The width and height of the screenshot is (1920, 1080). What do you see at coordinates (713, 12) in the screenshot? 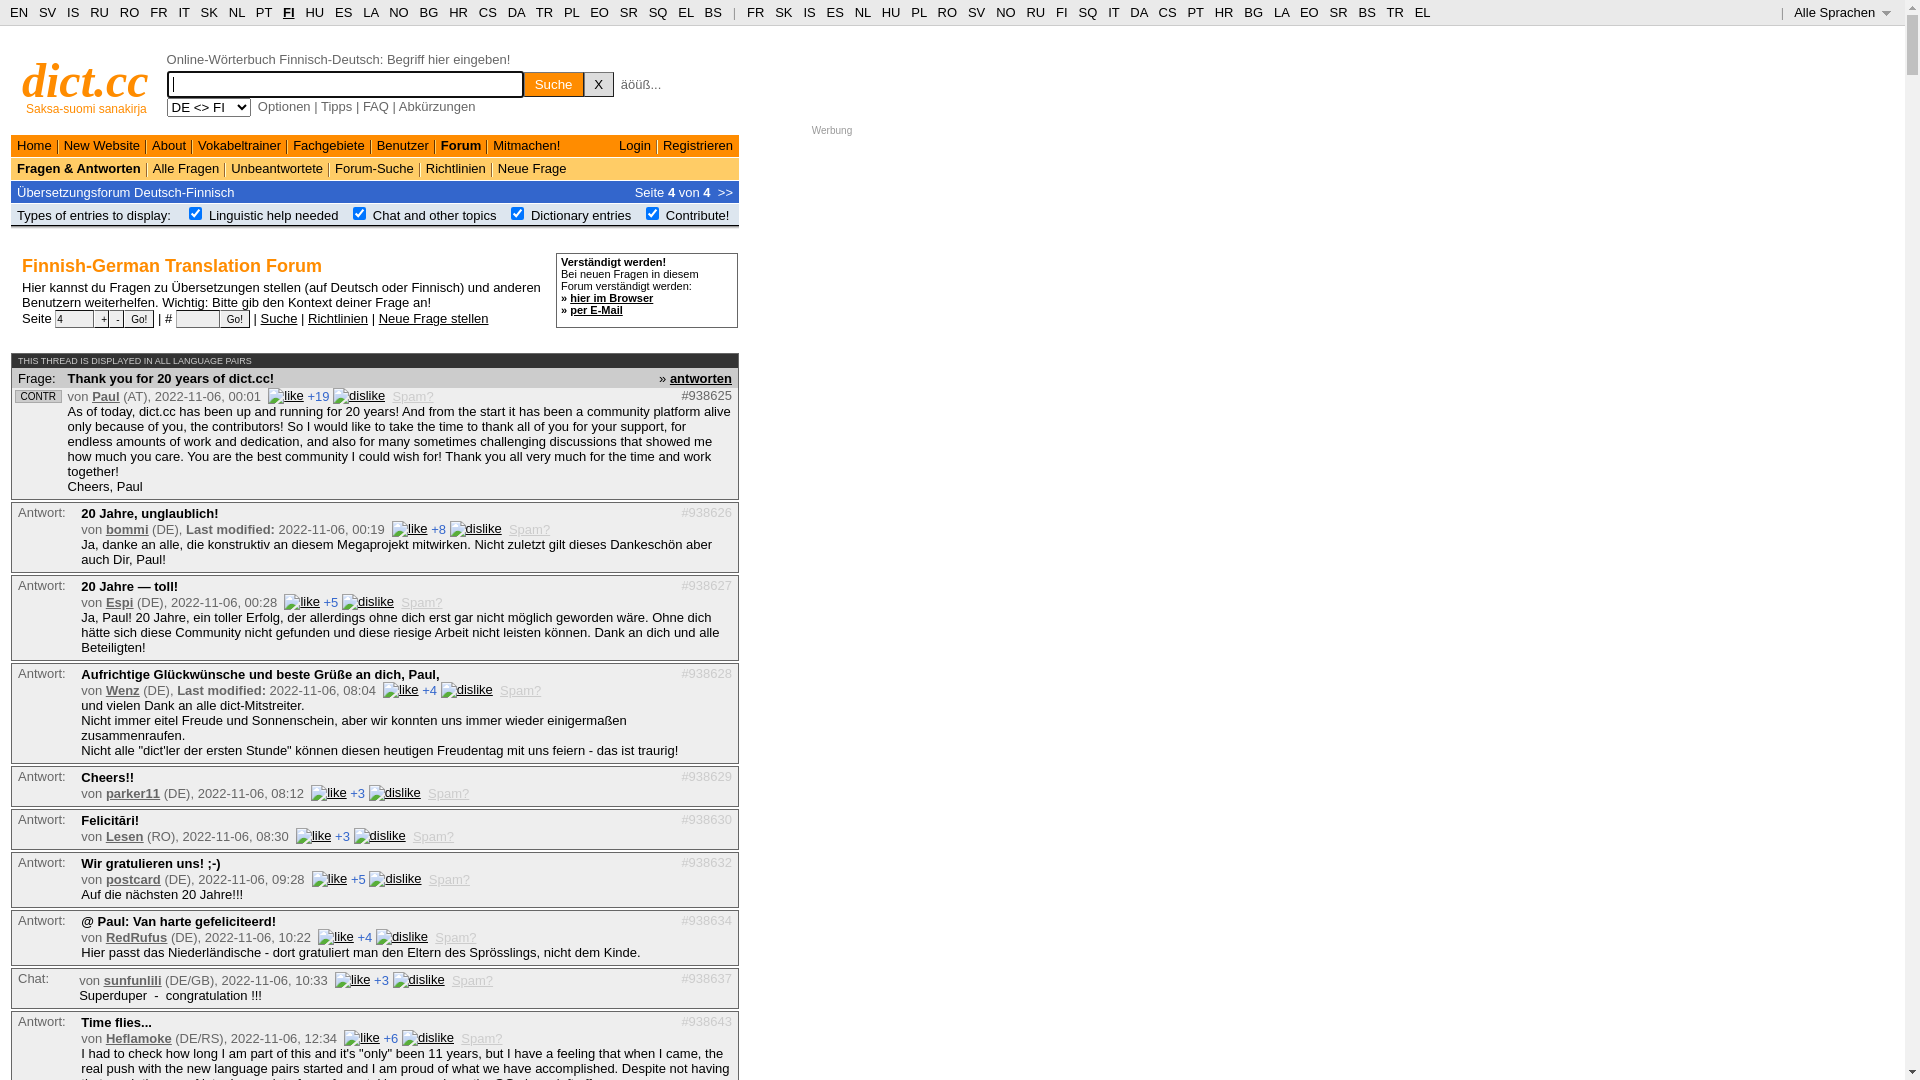
I see `'BS'` at bounding box center [713, 12].